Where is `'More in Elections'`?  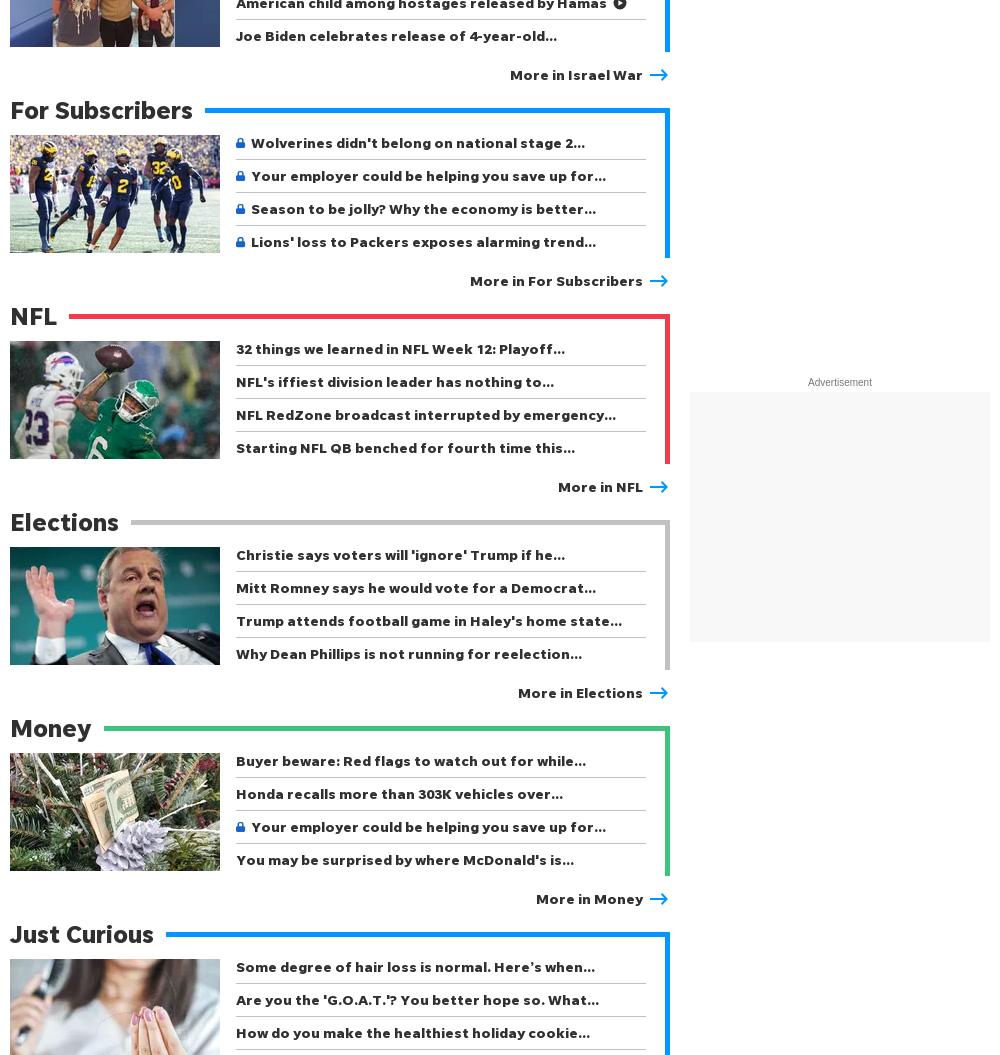
'More in Elections' is located at coordinates (579, 691).